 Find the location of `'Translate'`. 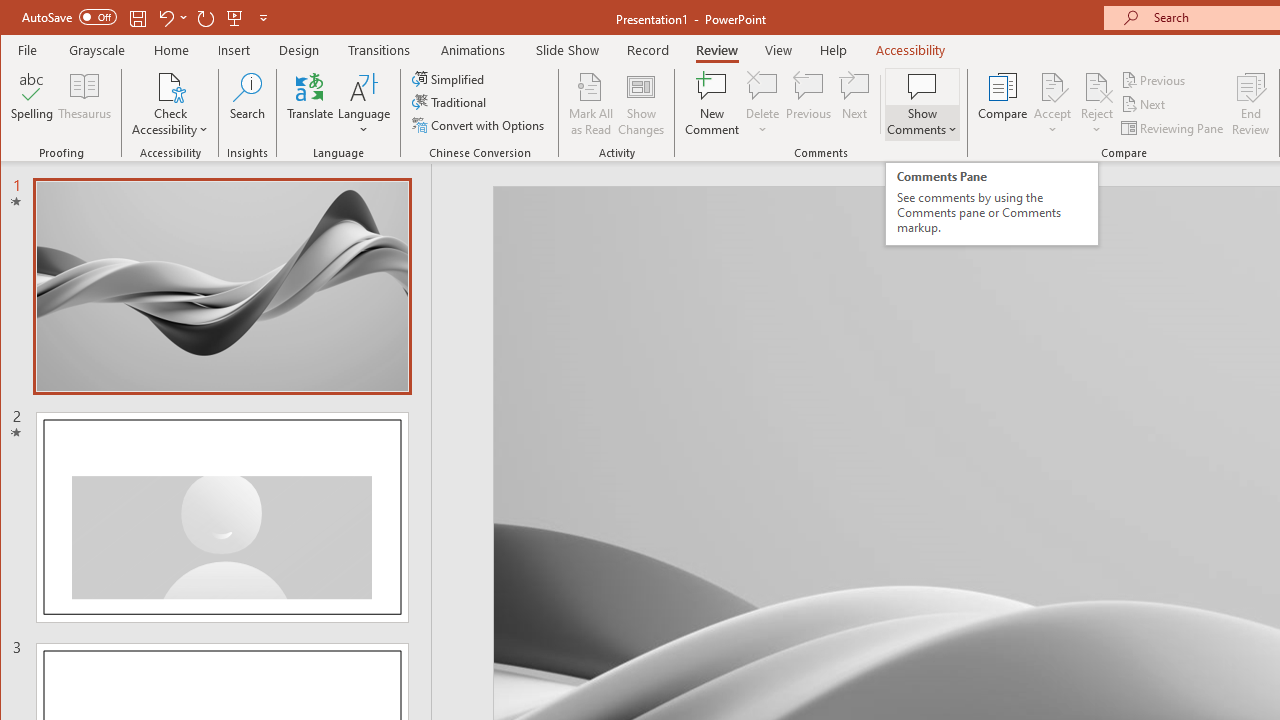

'Translate' is located at coordinates (309, 104).